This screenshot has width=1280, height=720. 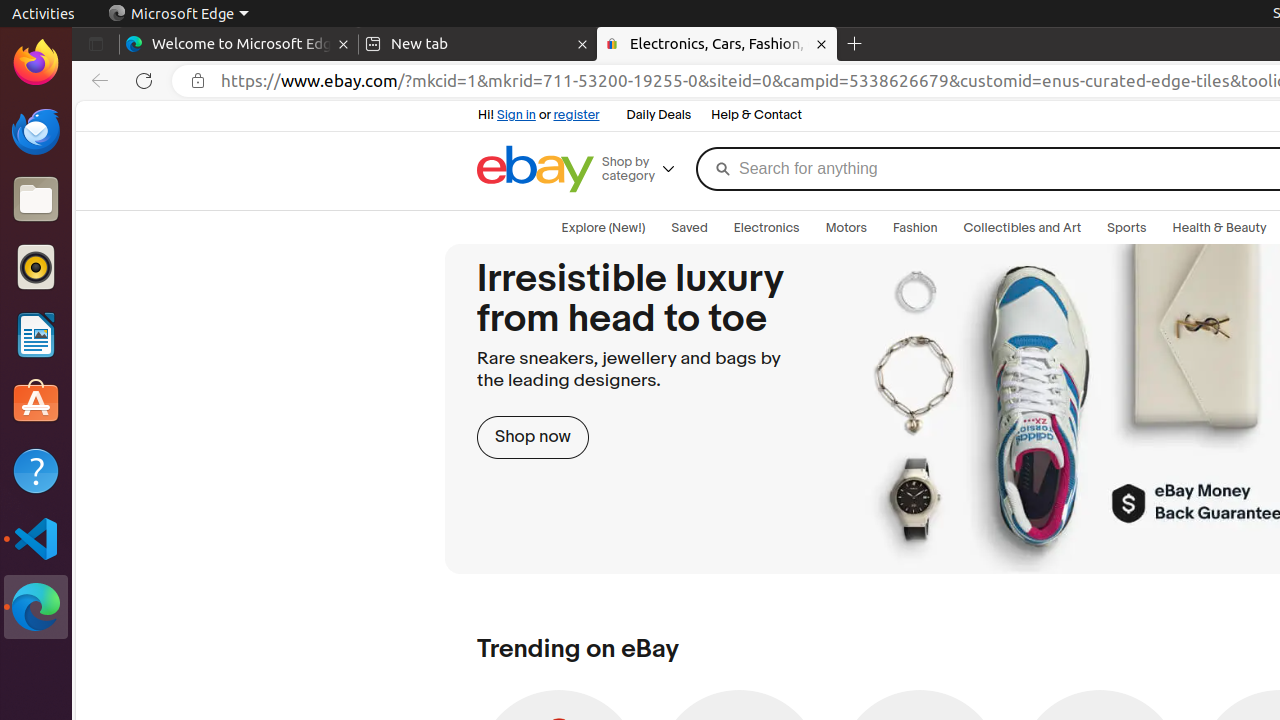 I want to click on 'Help & Contact', so click(x=755, y=115).